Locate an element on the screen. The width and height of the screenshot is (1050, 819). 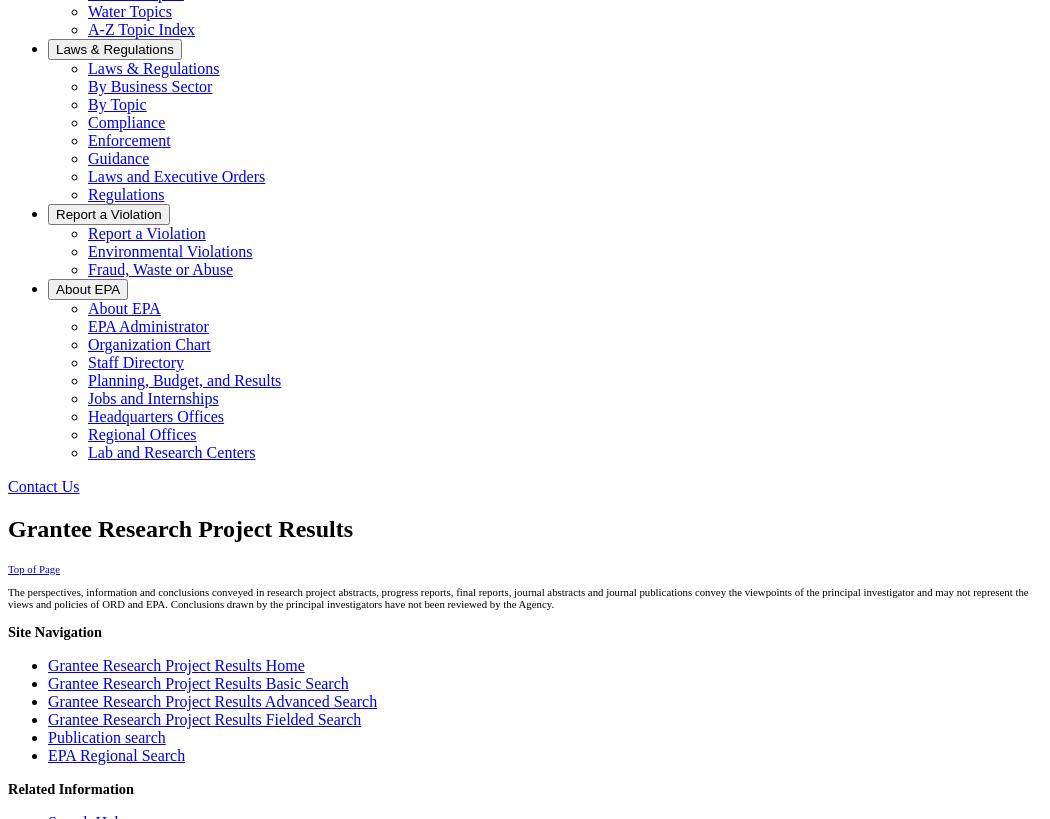
'EPA Regional Search' is located at coordinates (115, 754).